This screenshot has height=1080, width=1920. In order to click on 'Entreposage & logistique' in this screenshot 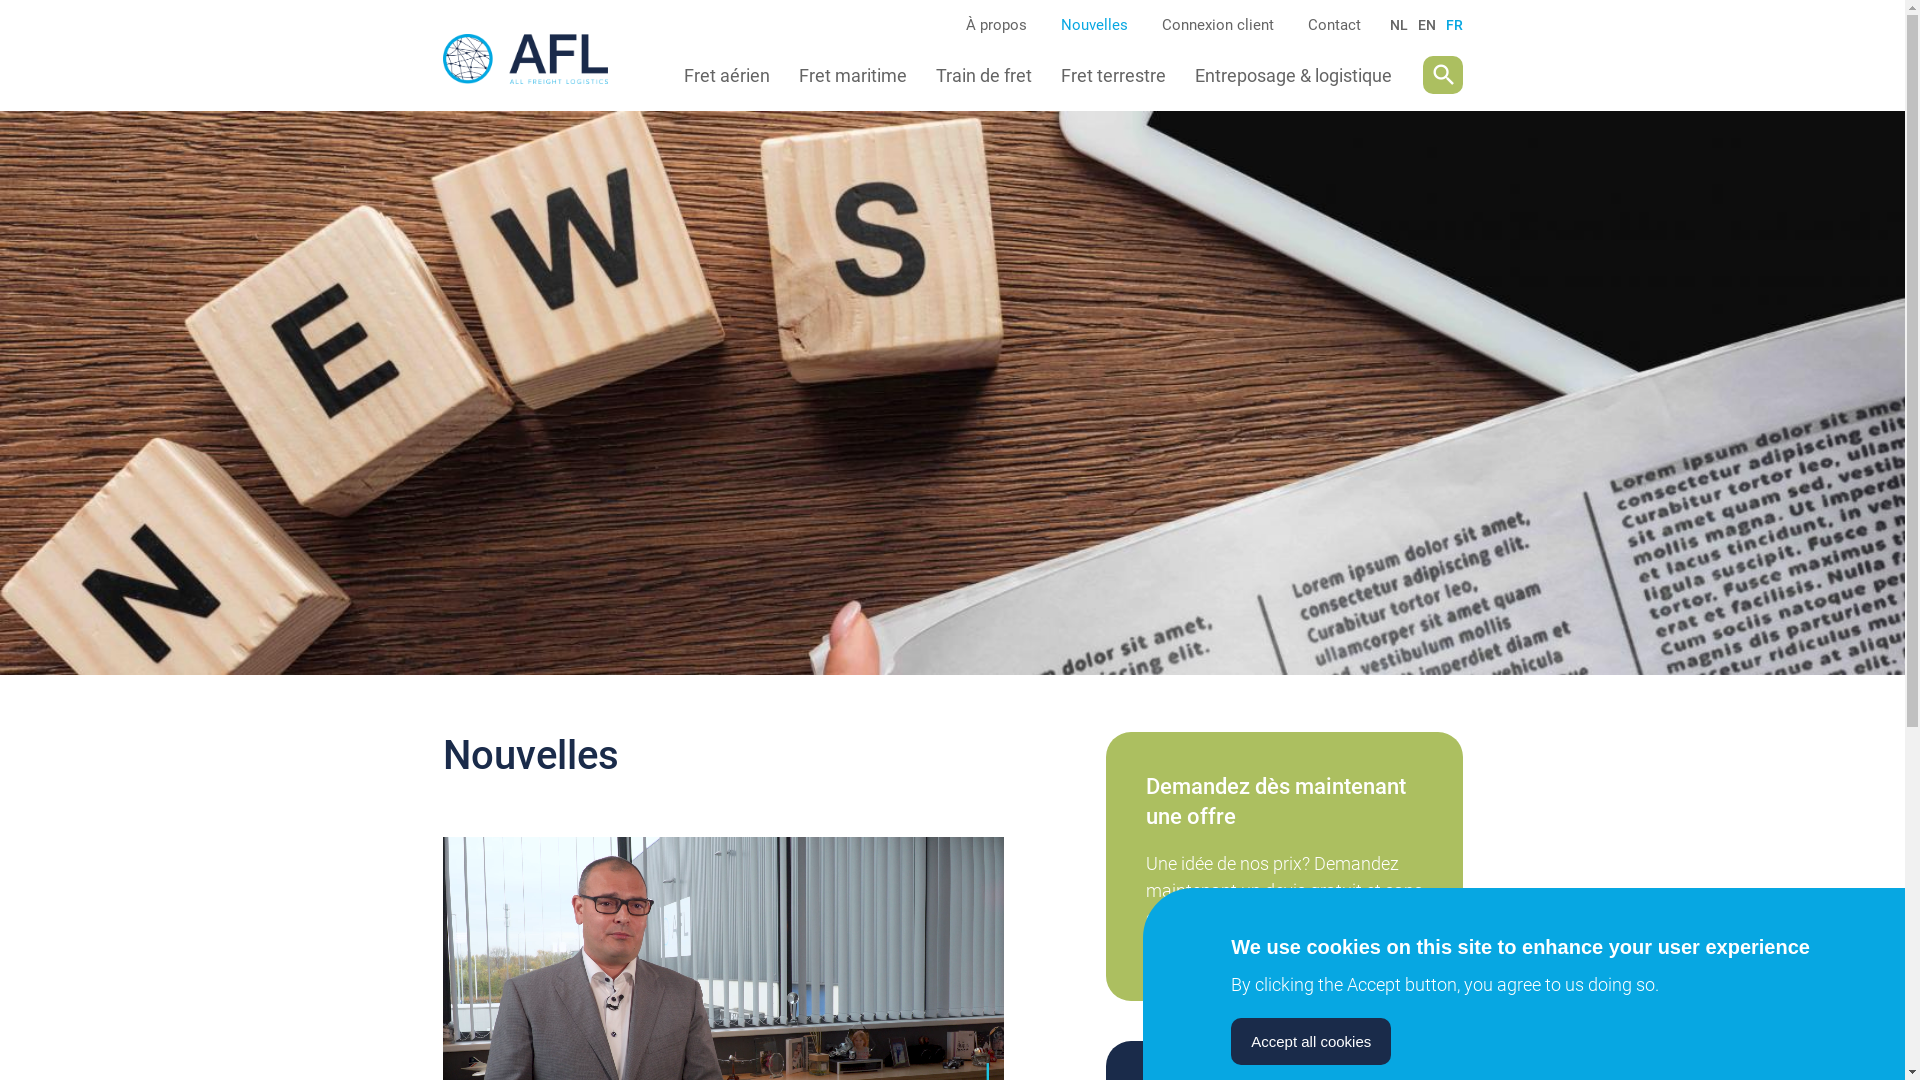, I will do `click(1293, 73)`.